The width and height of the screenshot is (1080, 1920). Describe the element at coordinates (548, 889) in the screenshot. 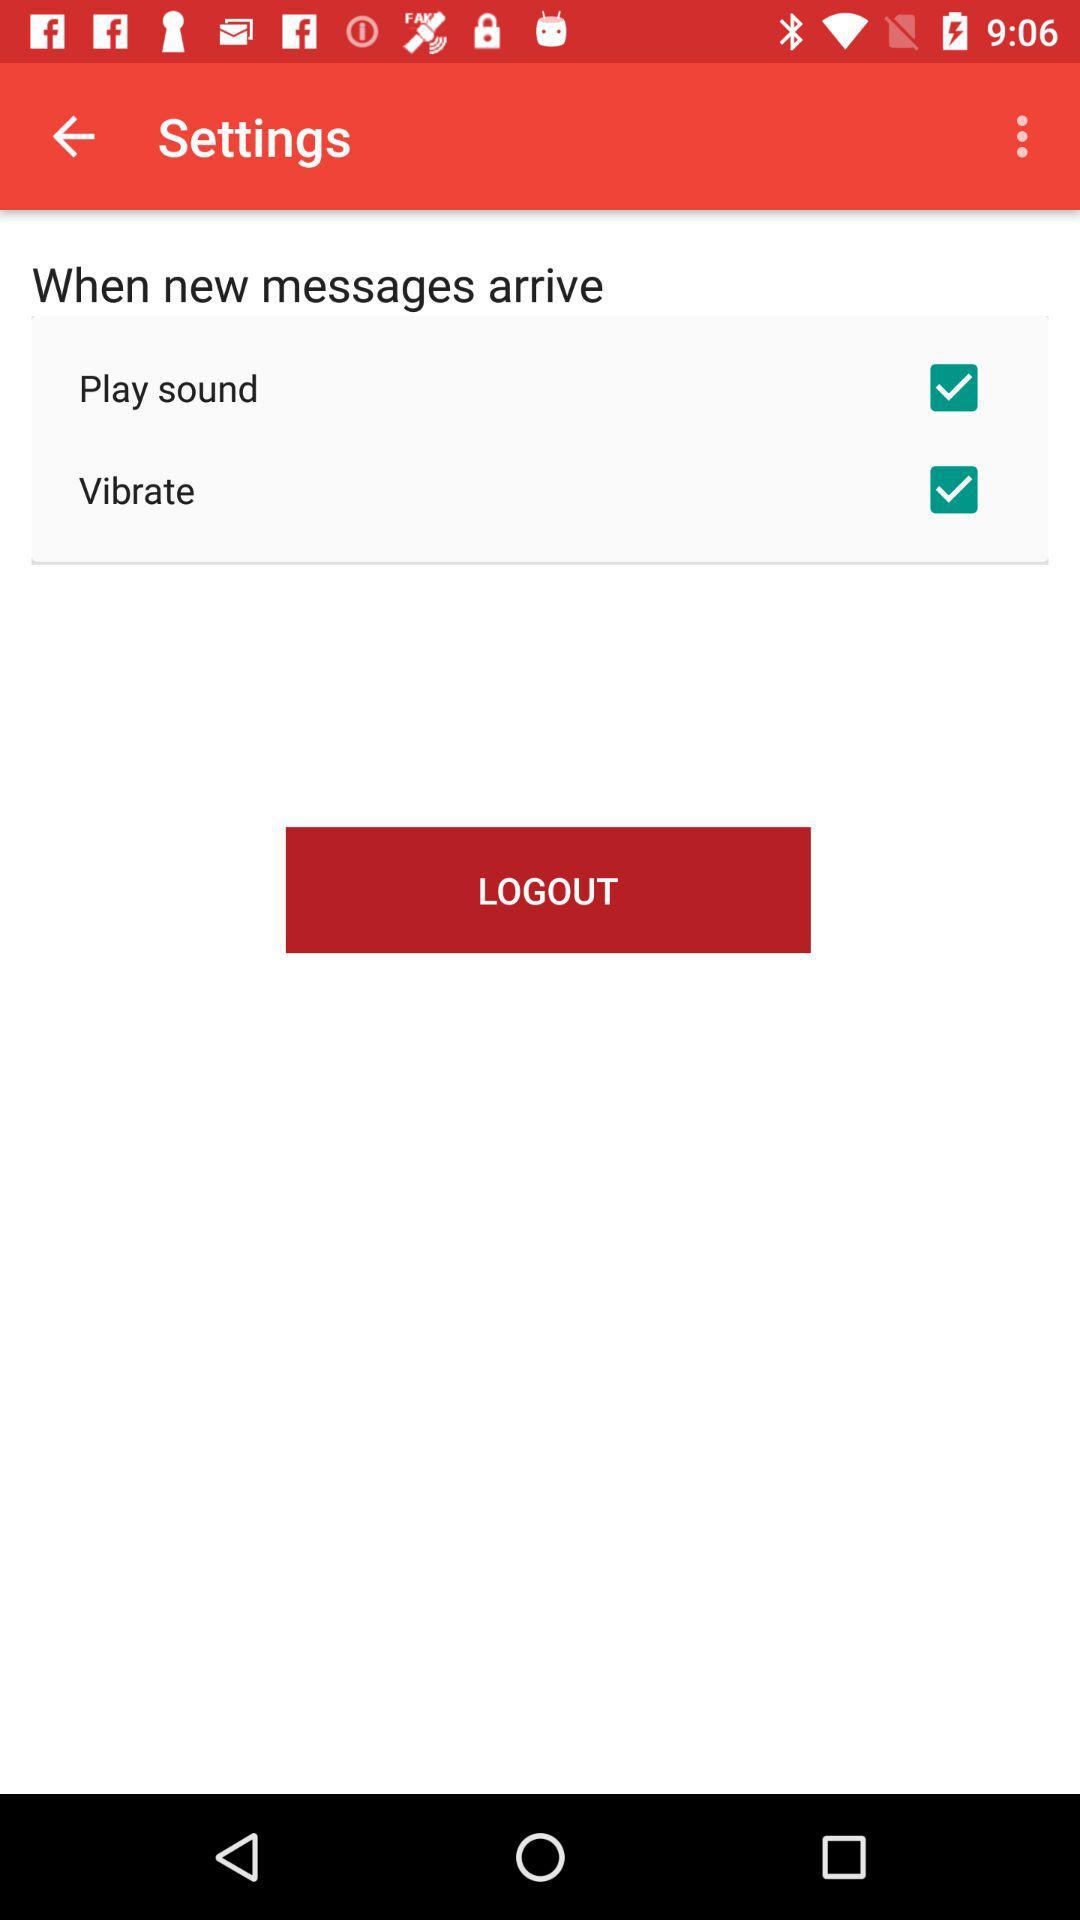

I see `the logout item` at that location.